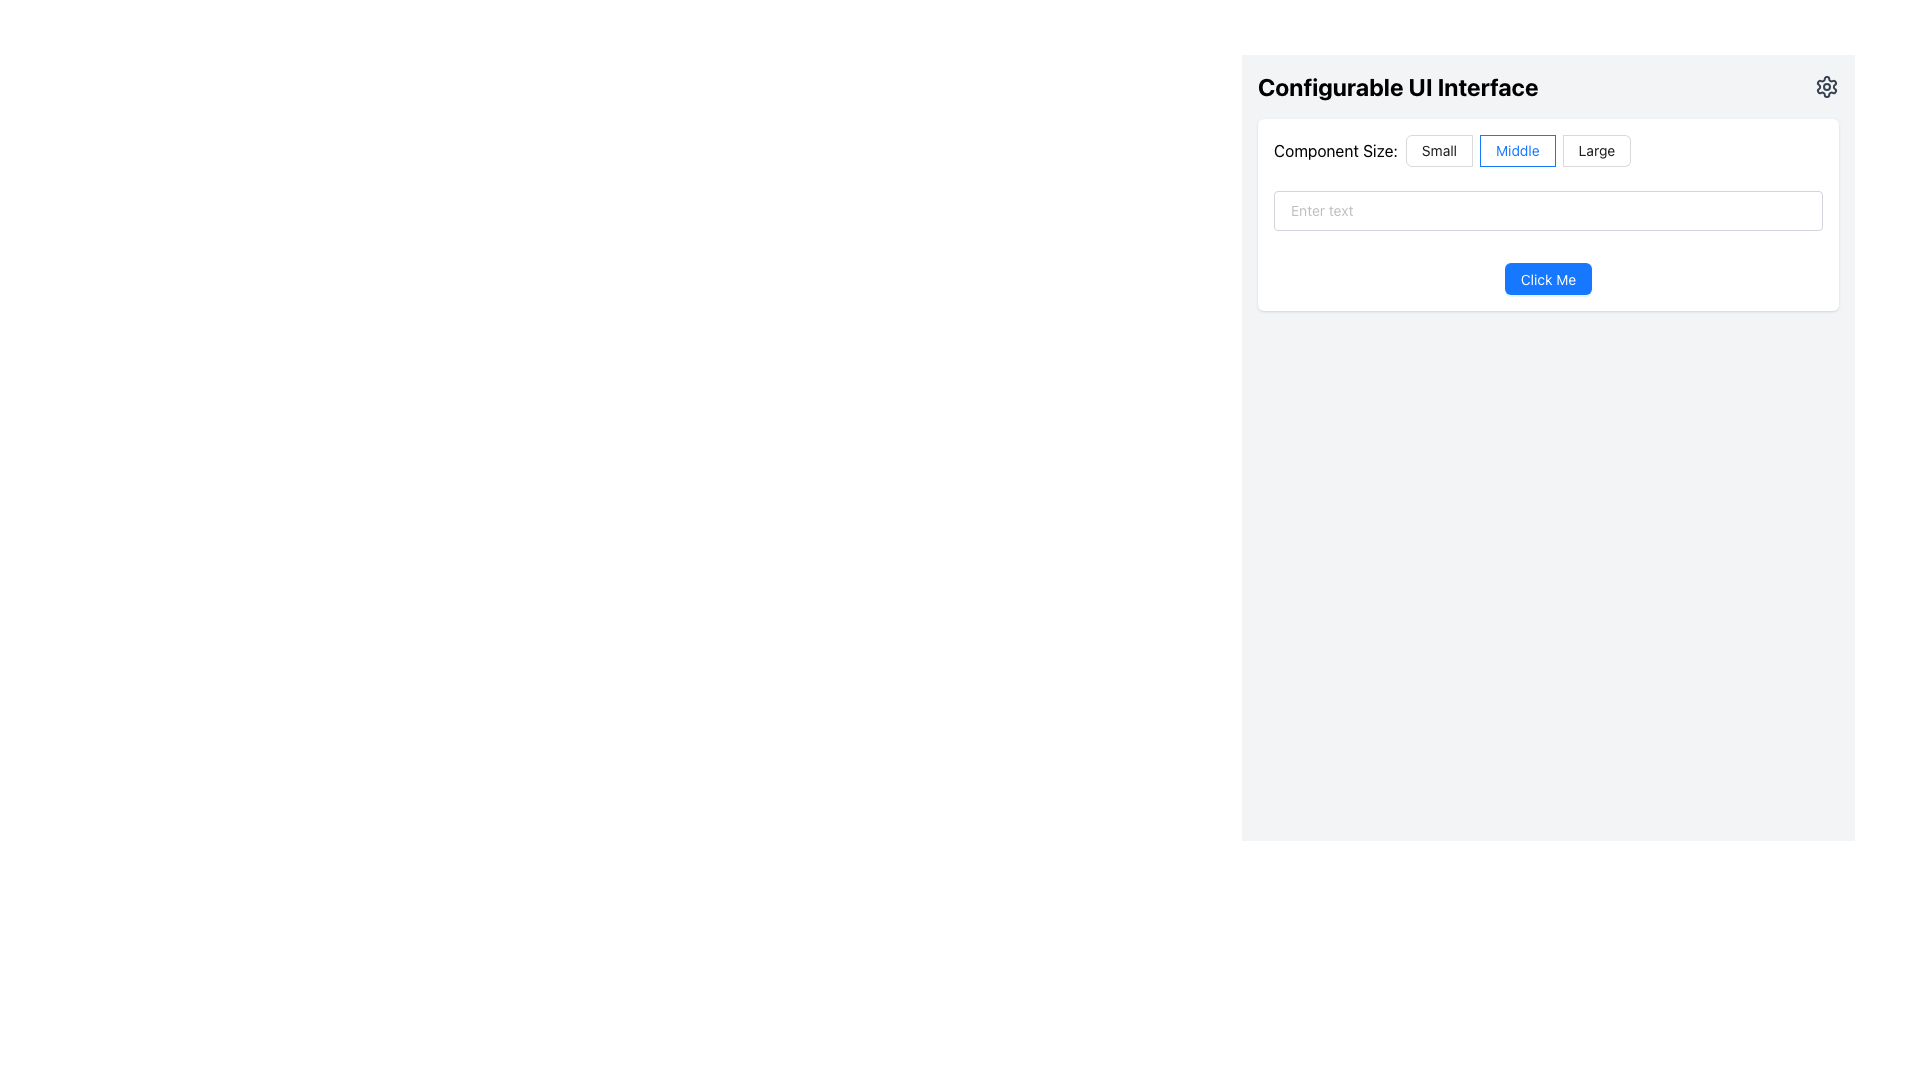  What do you see at coordinates (1397, 86) in the screenshot?
I see `text from the bold header labeled 'Configurable UI Interface', which is styled in black and aligned left within its section` at bounding box center [1397, 86].